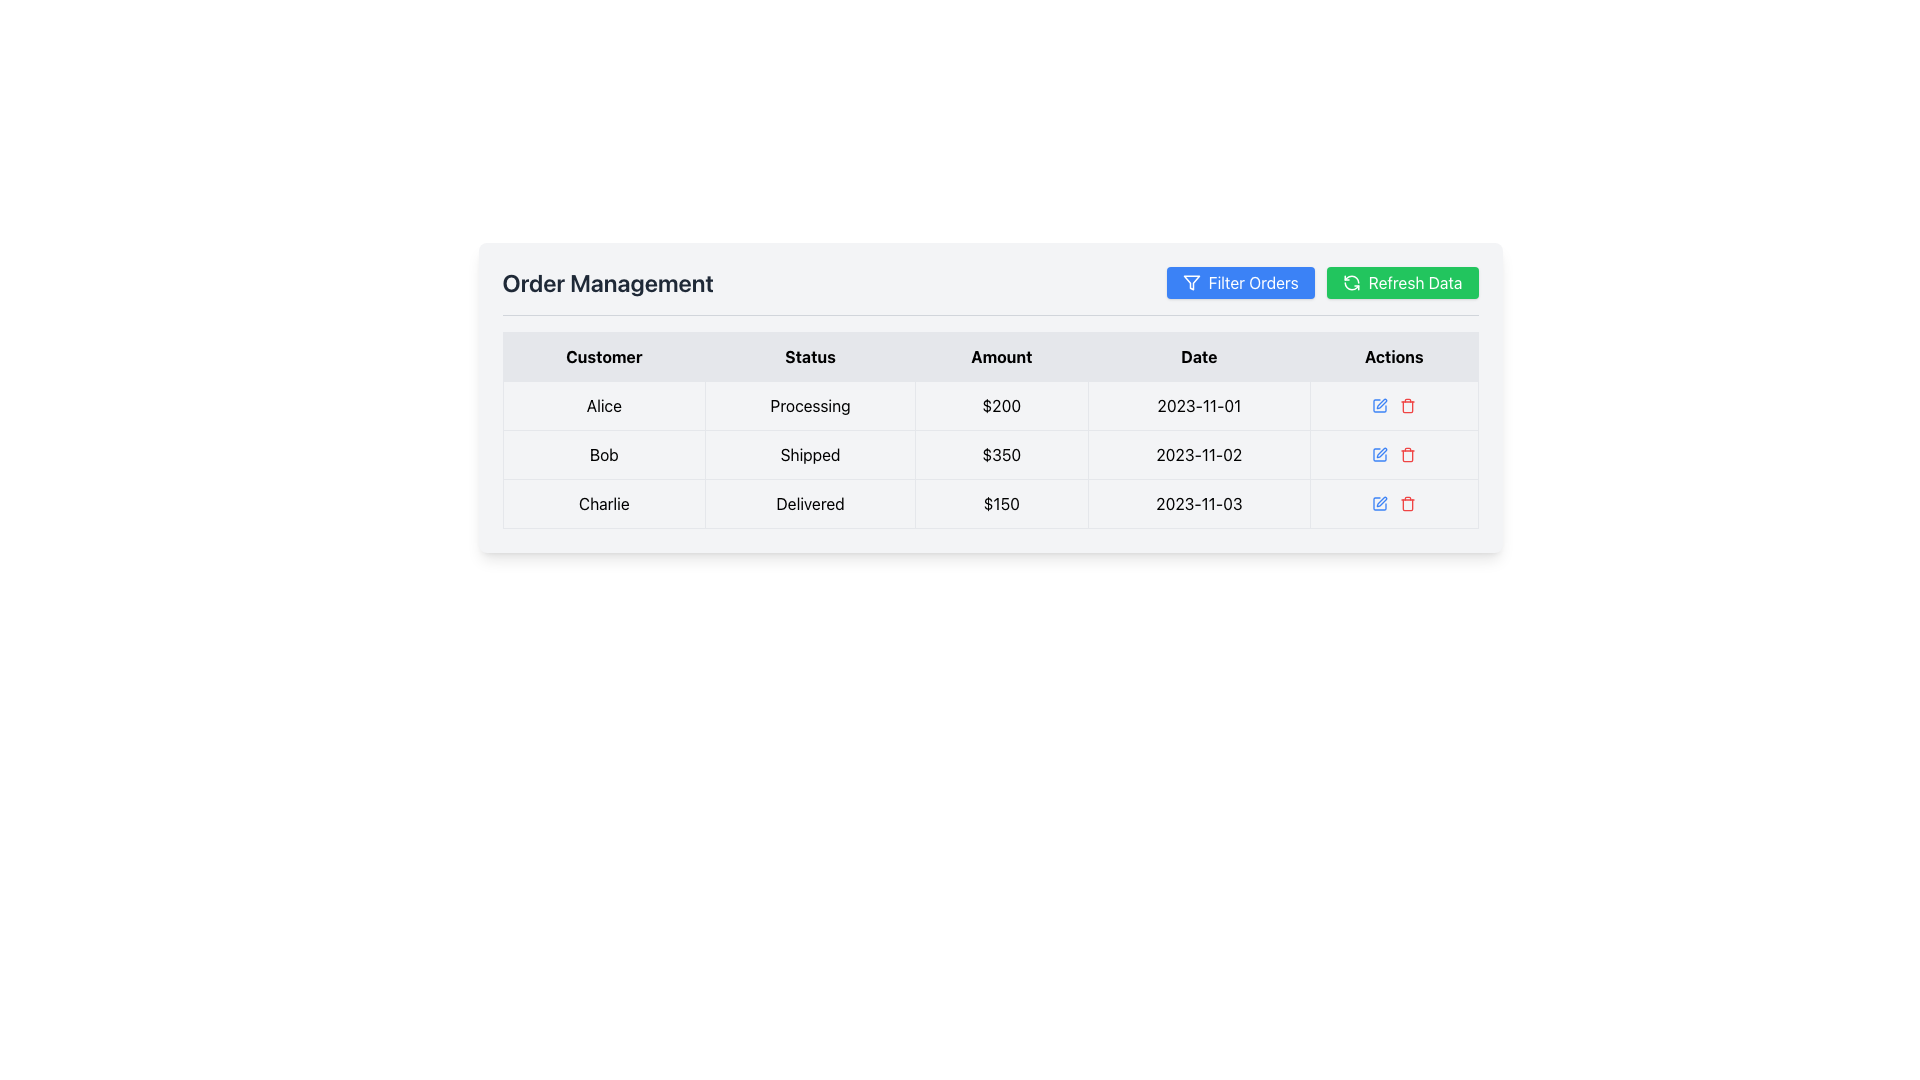 This screenshot has width=1920, height=1080. I want to click on the pen icon in the 'Actions' column of the last row in the table, which serves as the graphical base for edit functionality, so click(1379, 503).